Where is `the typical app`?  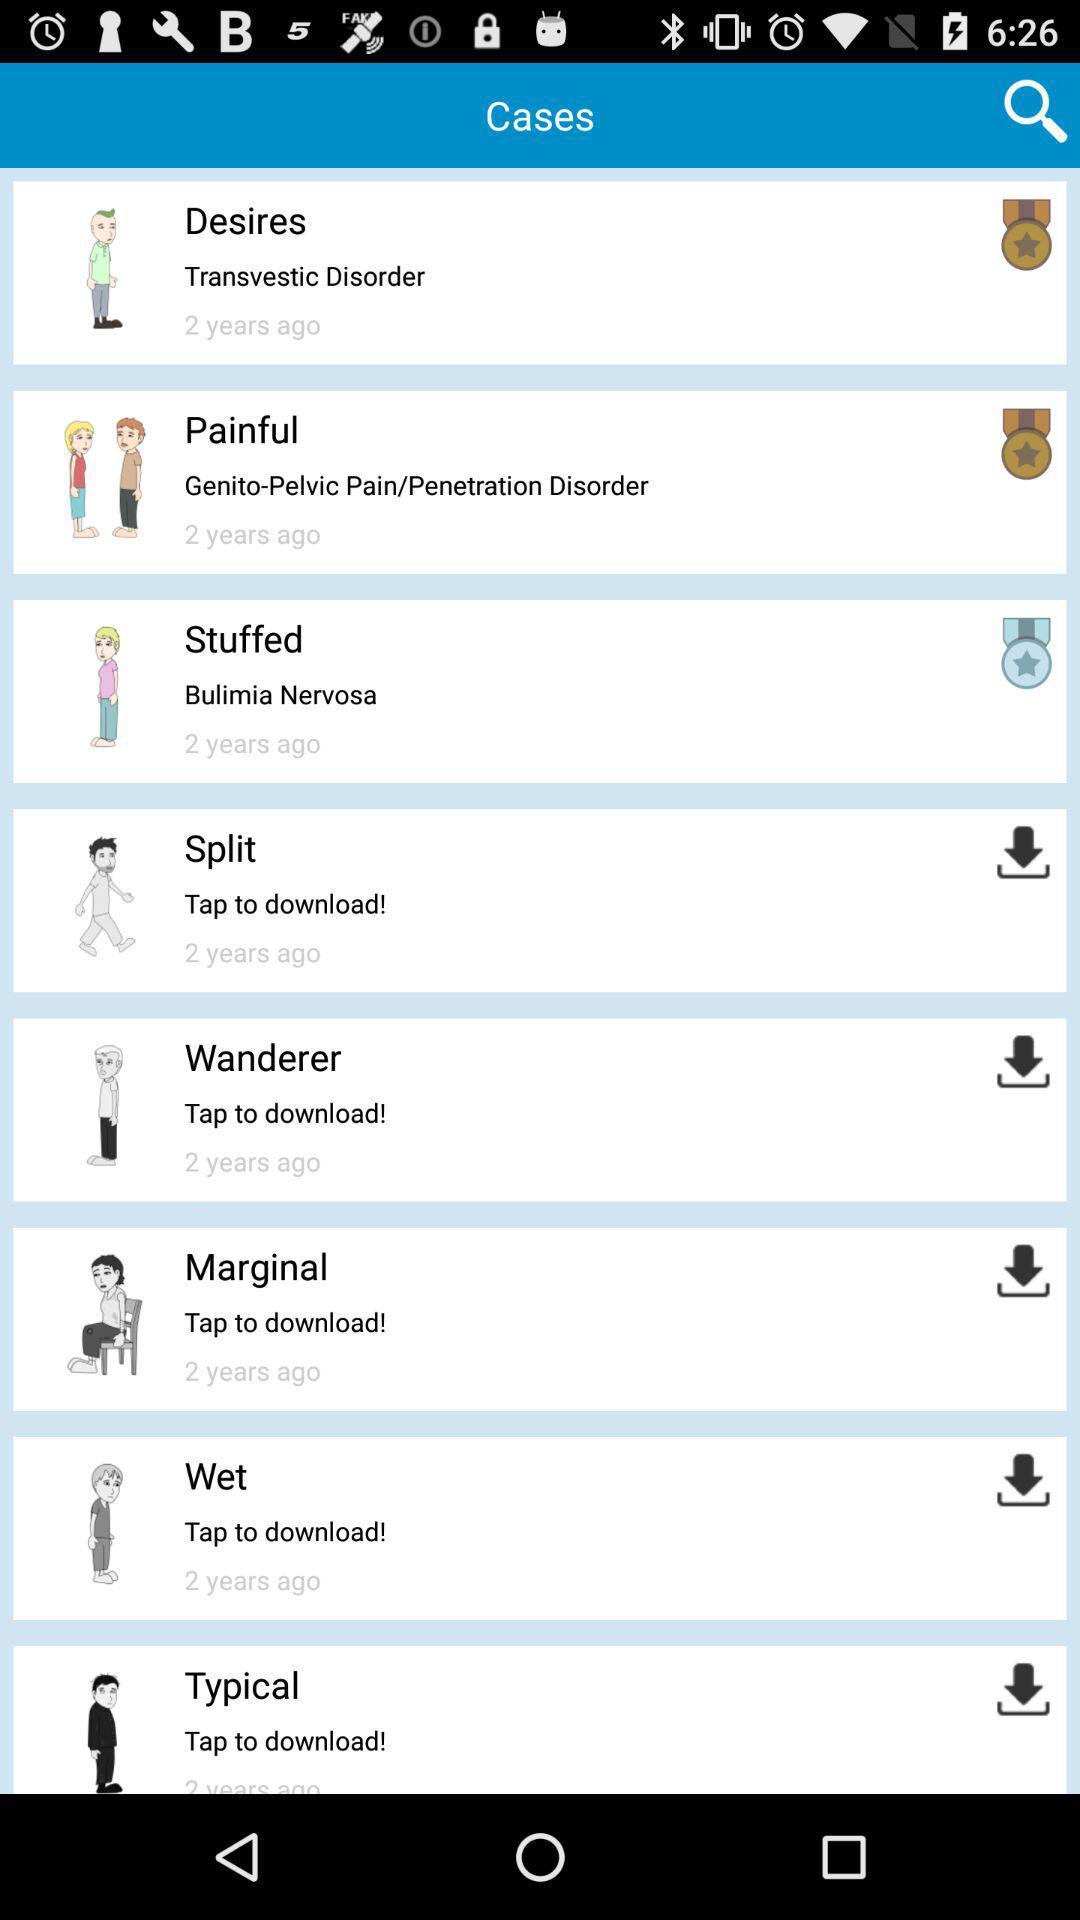
the typical app is located at coordinates (241, 1683).